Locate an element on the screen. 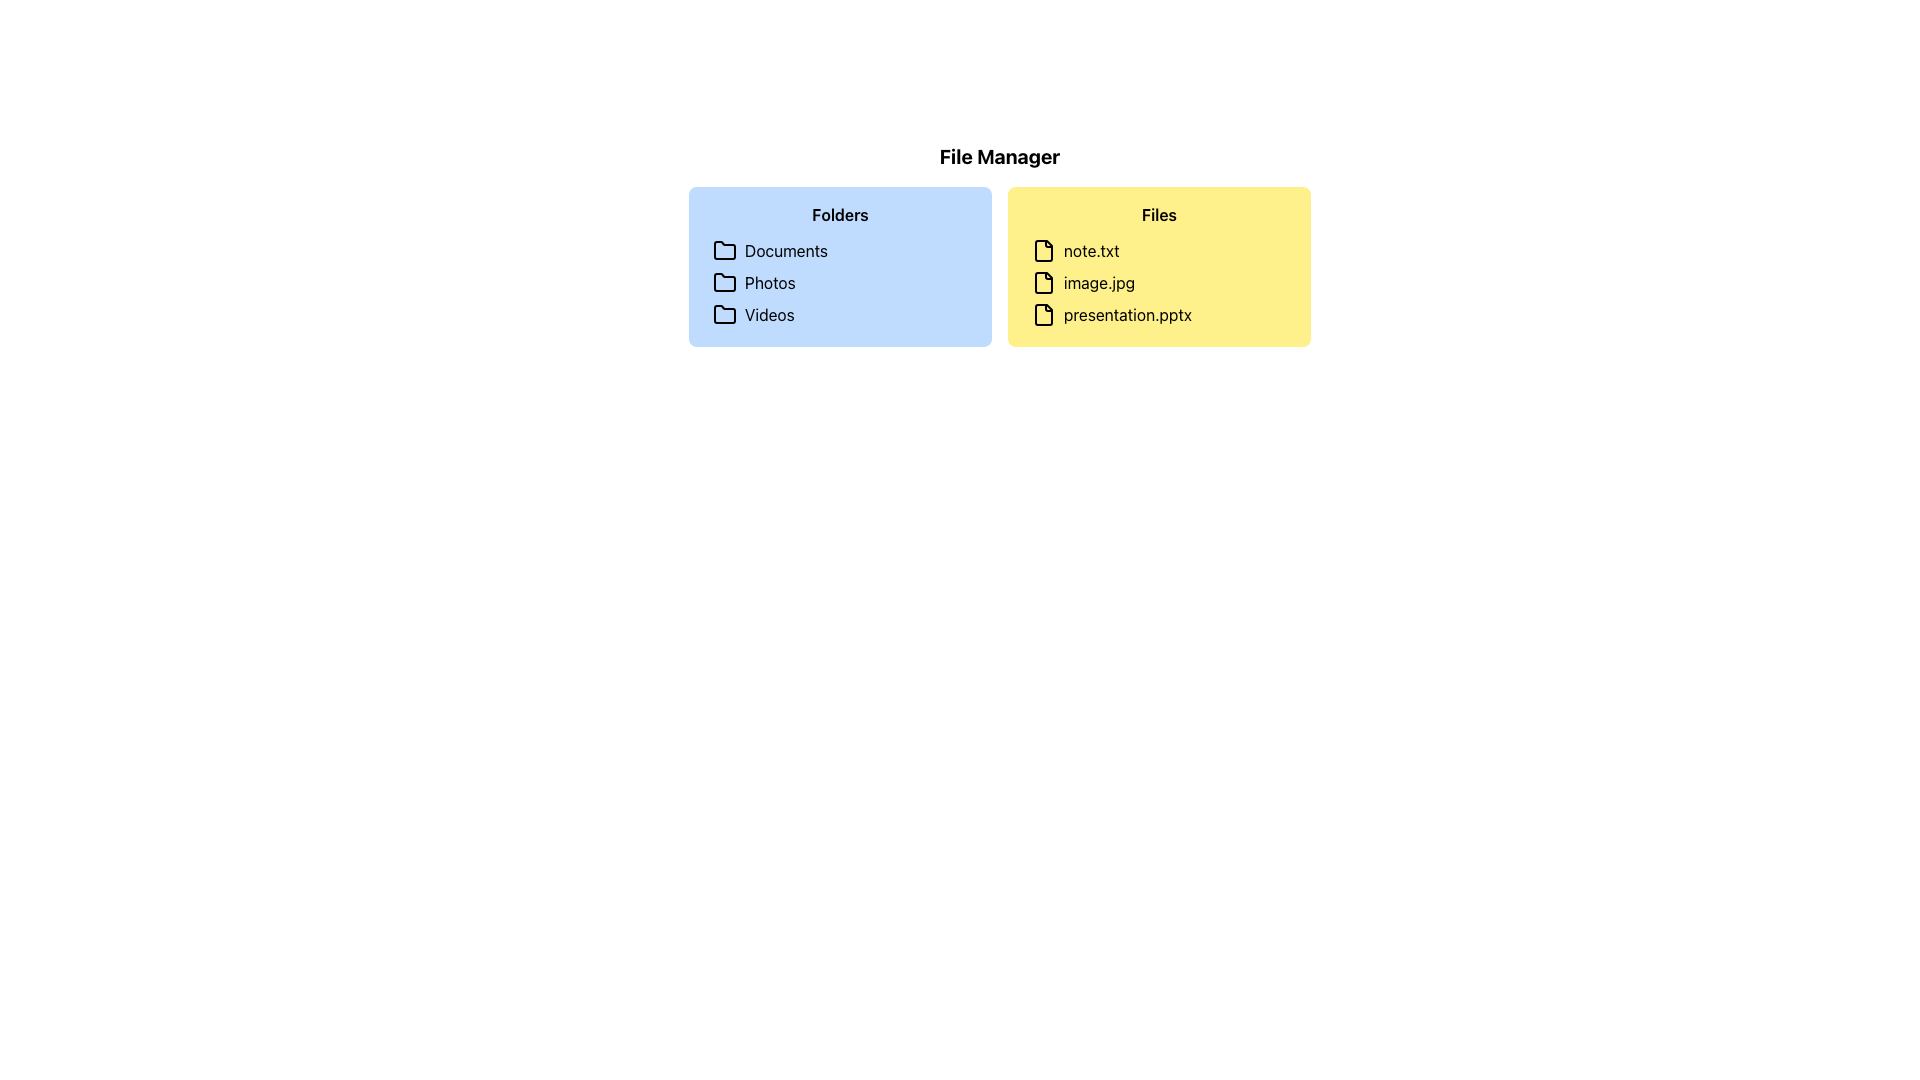  the content displayed within the 'Folders' panel, which contains labeled elements for navigating files such as 'Documents', 'Photos', and 'Videos' is located at coordinates (840, 265).